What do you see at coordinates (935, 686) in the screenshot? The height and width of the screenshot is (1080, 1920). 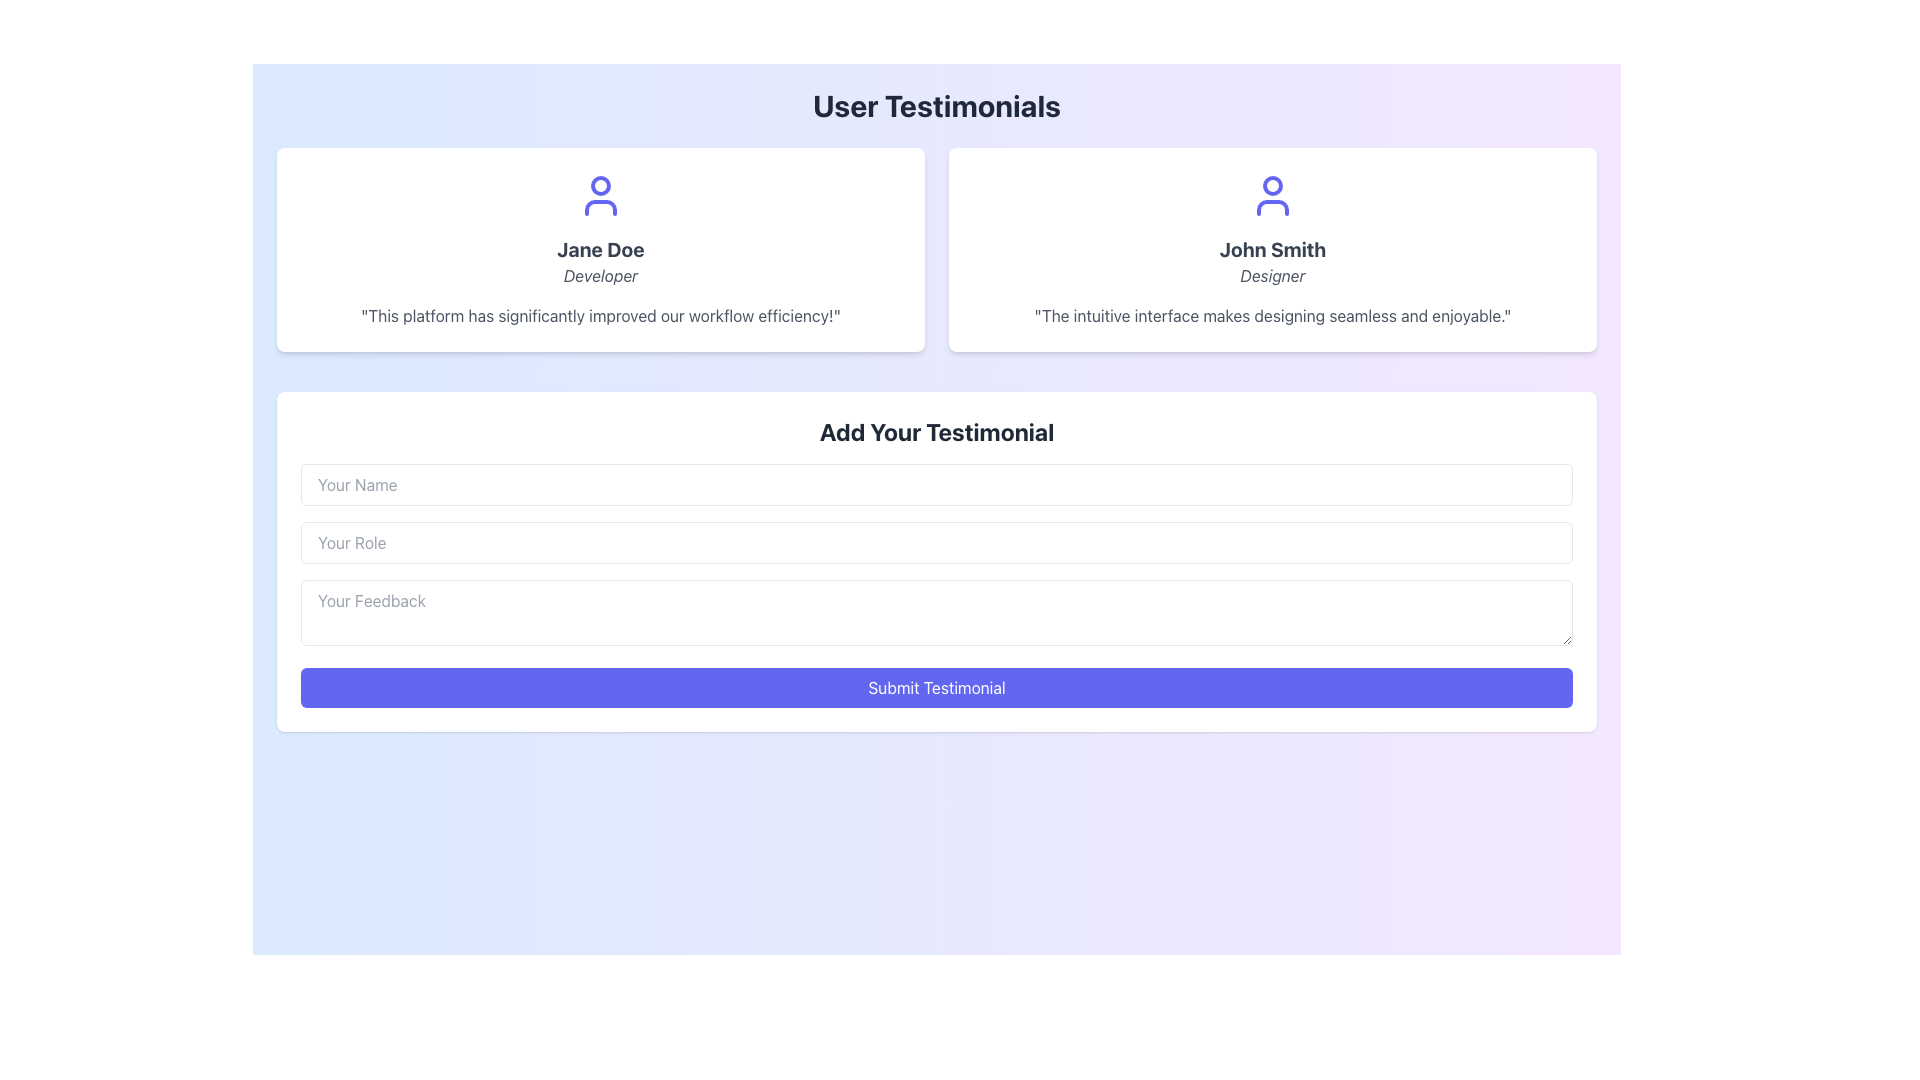 I see `the 'Submit Testimonial' button with rounded corners and indigo-blue color` at bounding box center [935, 686].